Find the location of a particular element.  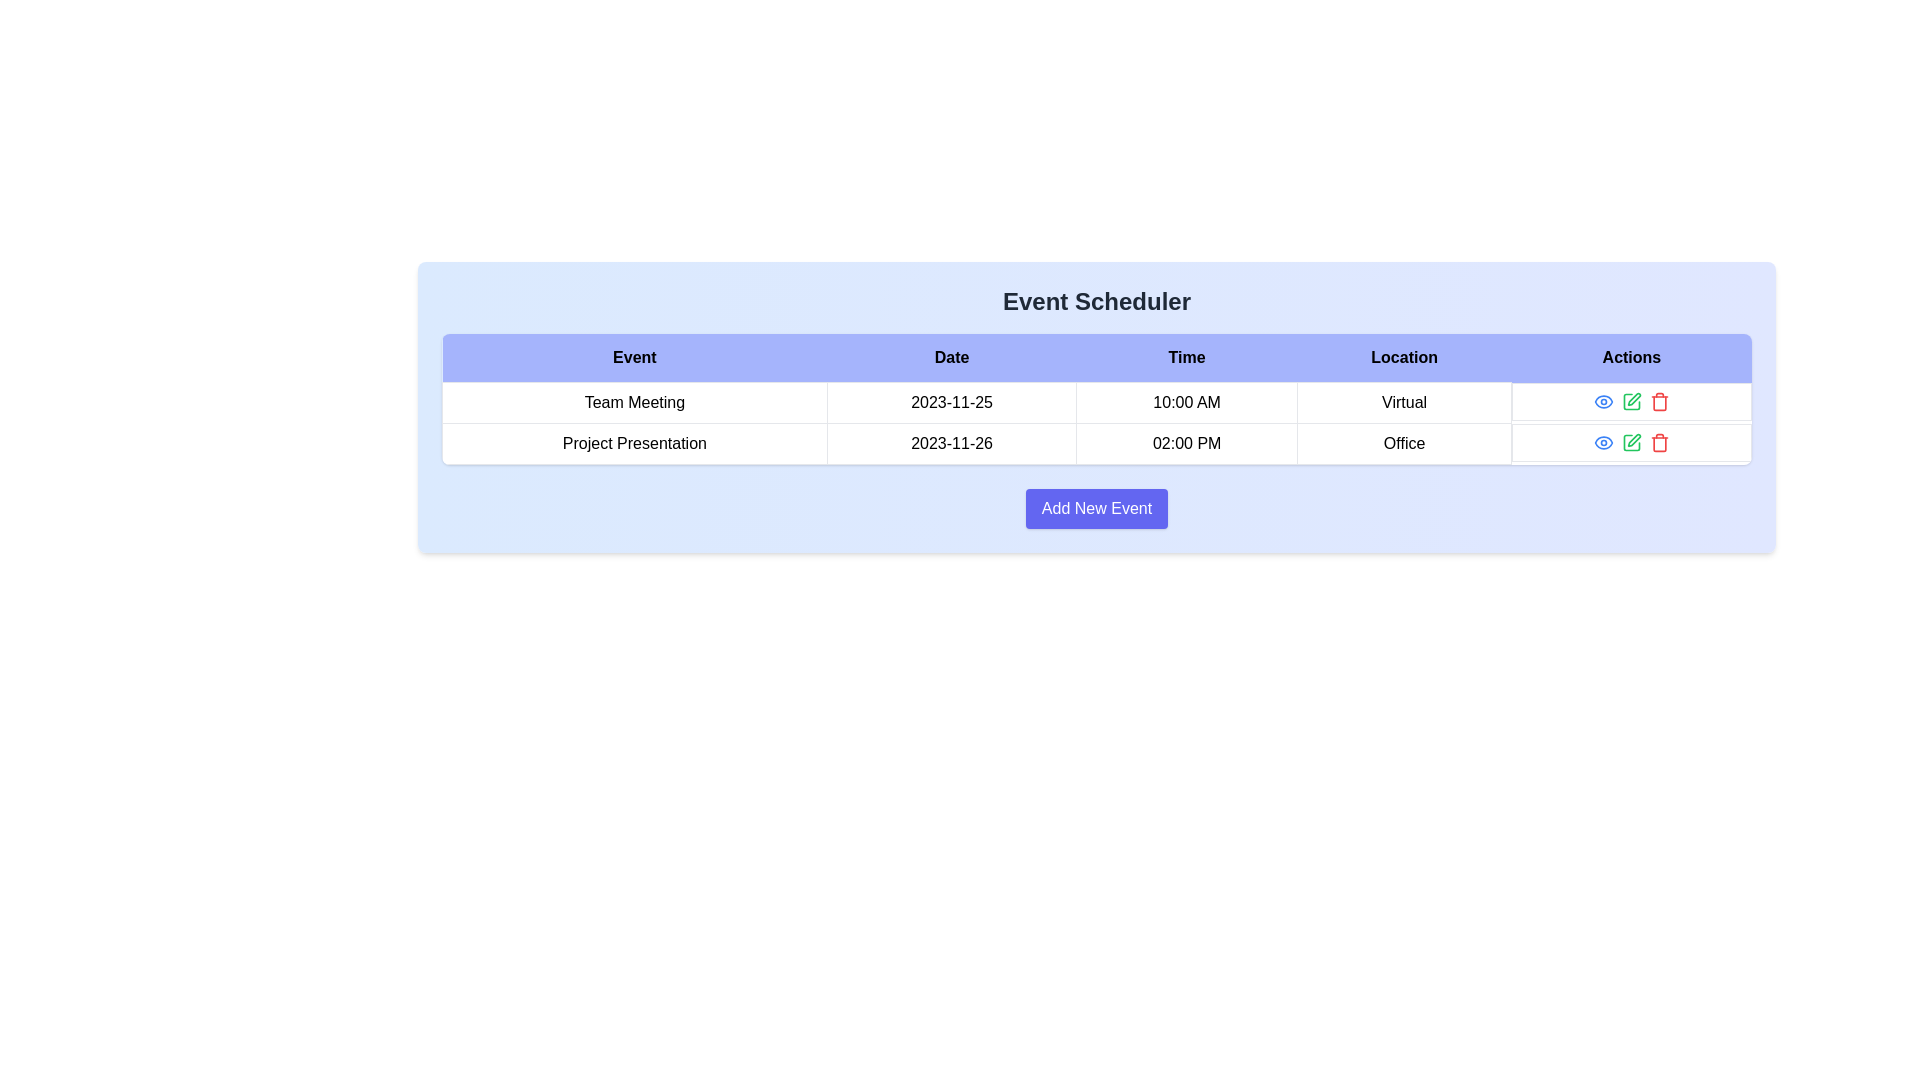

the blue eye icon button located in the 'Actions' column of the second row is located at coordinates (1604, 441).